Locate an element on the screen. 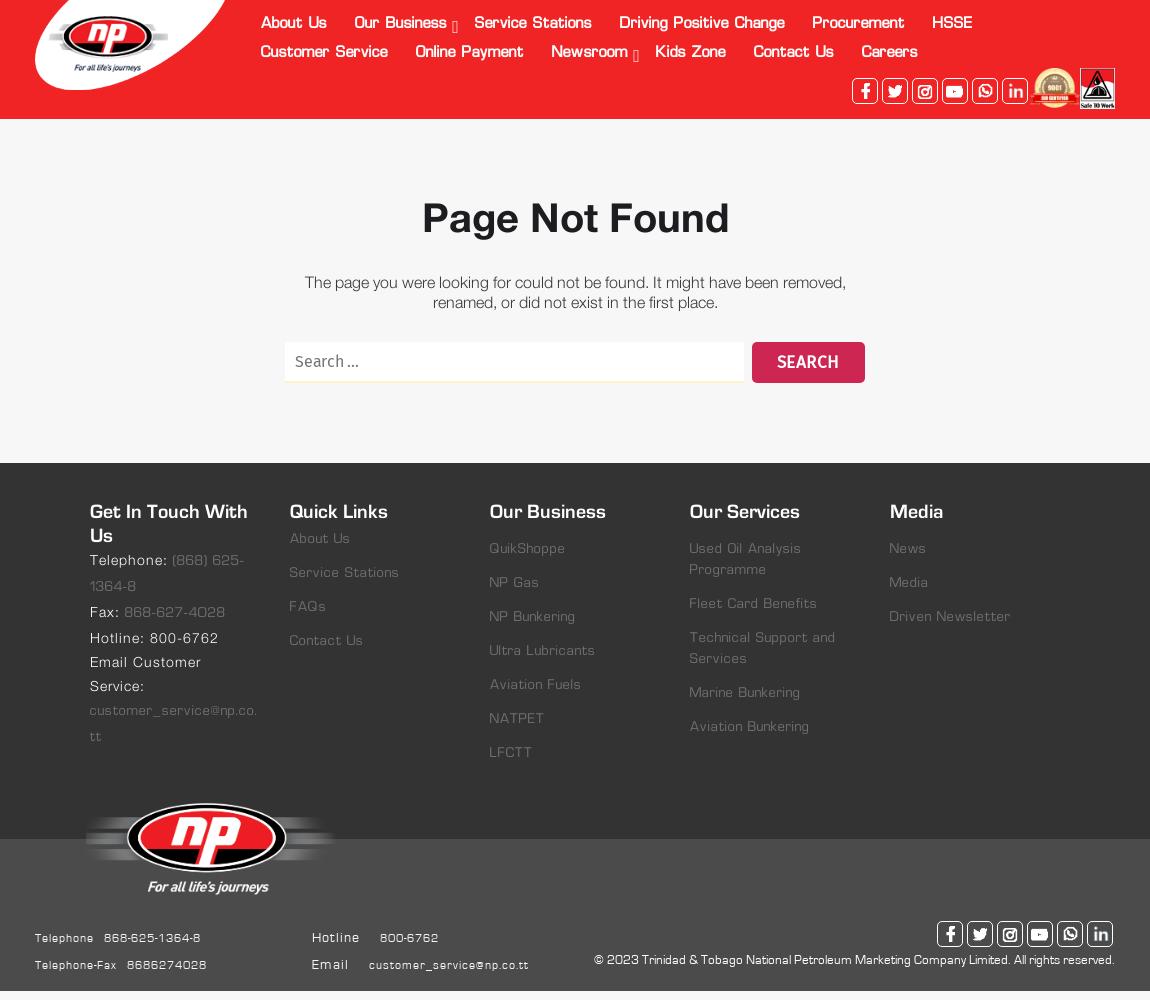 This screenshot has height=1000, width=1150. 'Telephone' is located at coordinates (33, 937).